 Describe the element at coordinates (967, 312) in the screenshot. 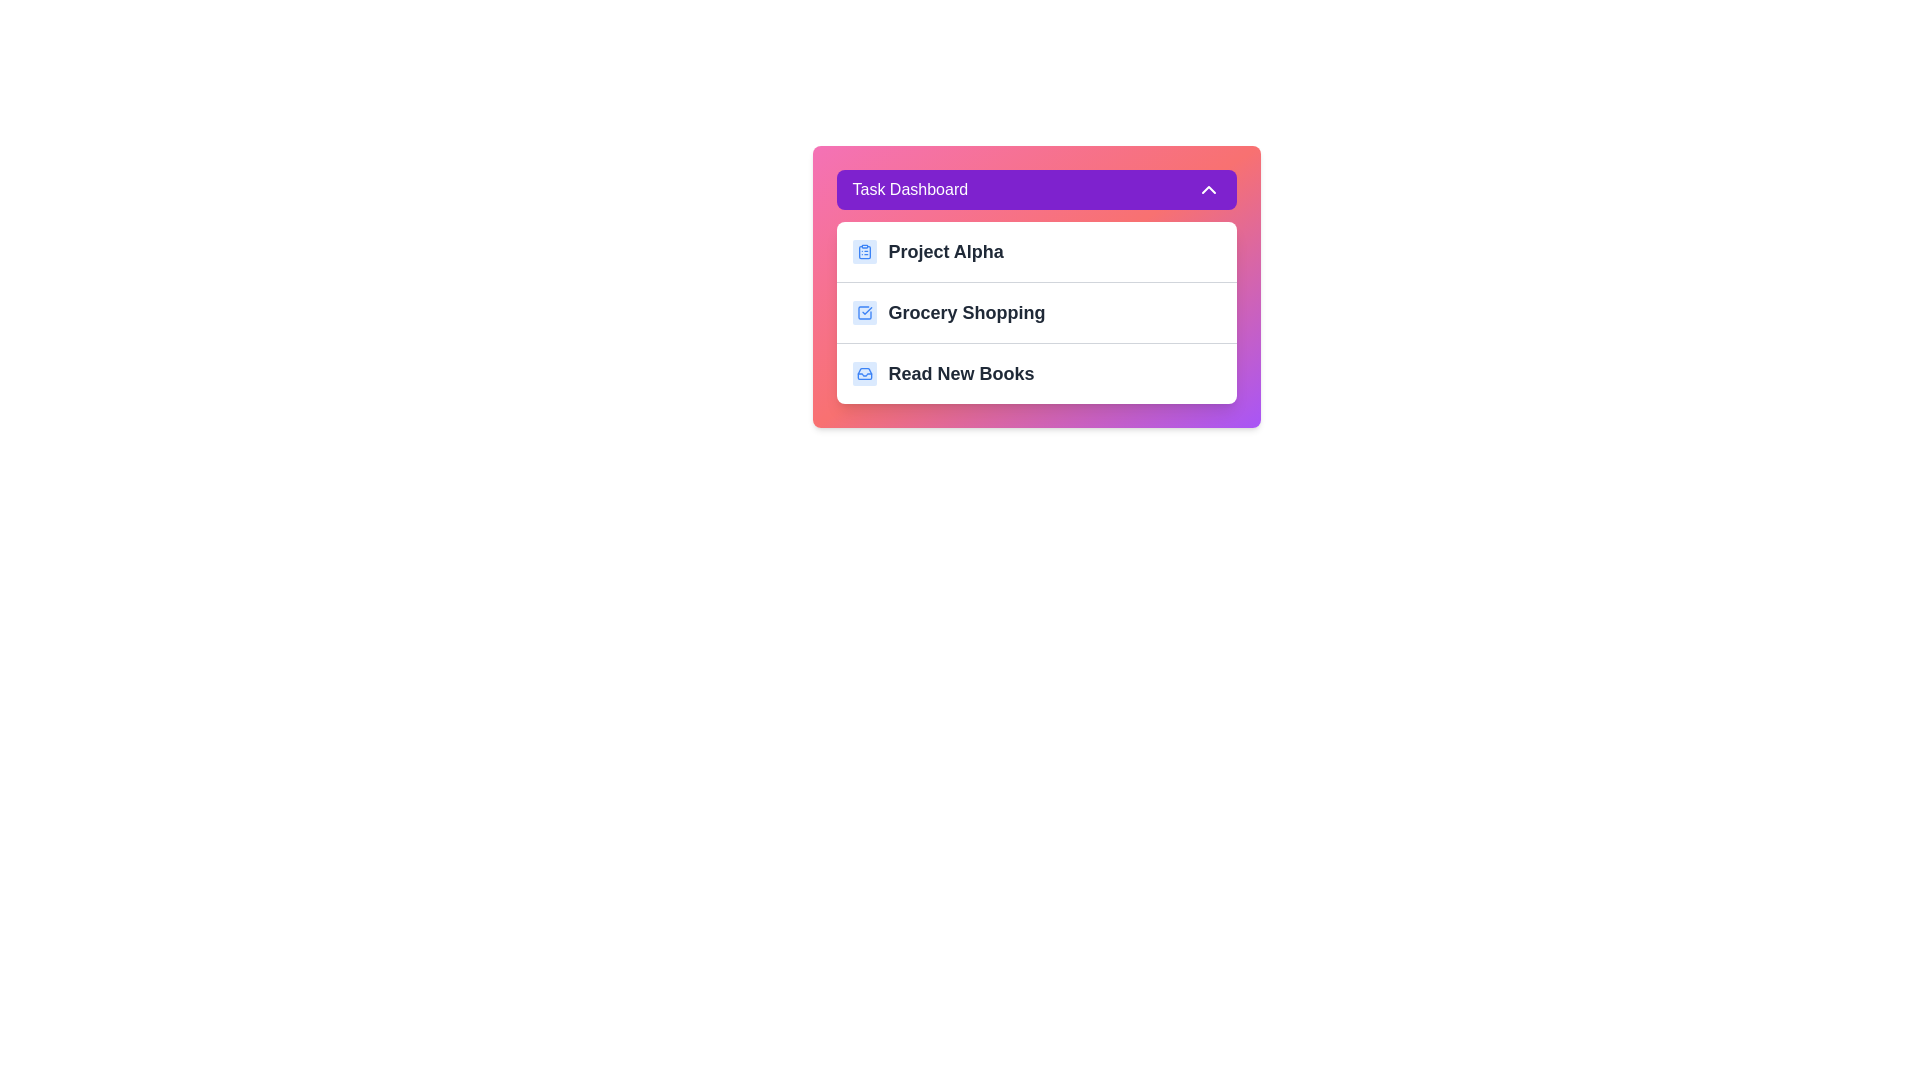

I see `the static text element displaying 'Grocery Shopping', which is bold and dark gray, located below 'Project Alpha' and above 'Read New Books' in the task dashboard panel` at that location.